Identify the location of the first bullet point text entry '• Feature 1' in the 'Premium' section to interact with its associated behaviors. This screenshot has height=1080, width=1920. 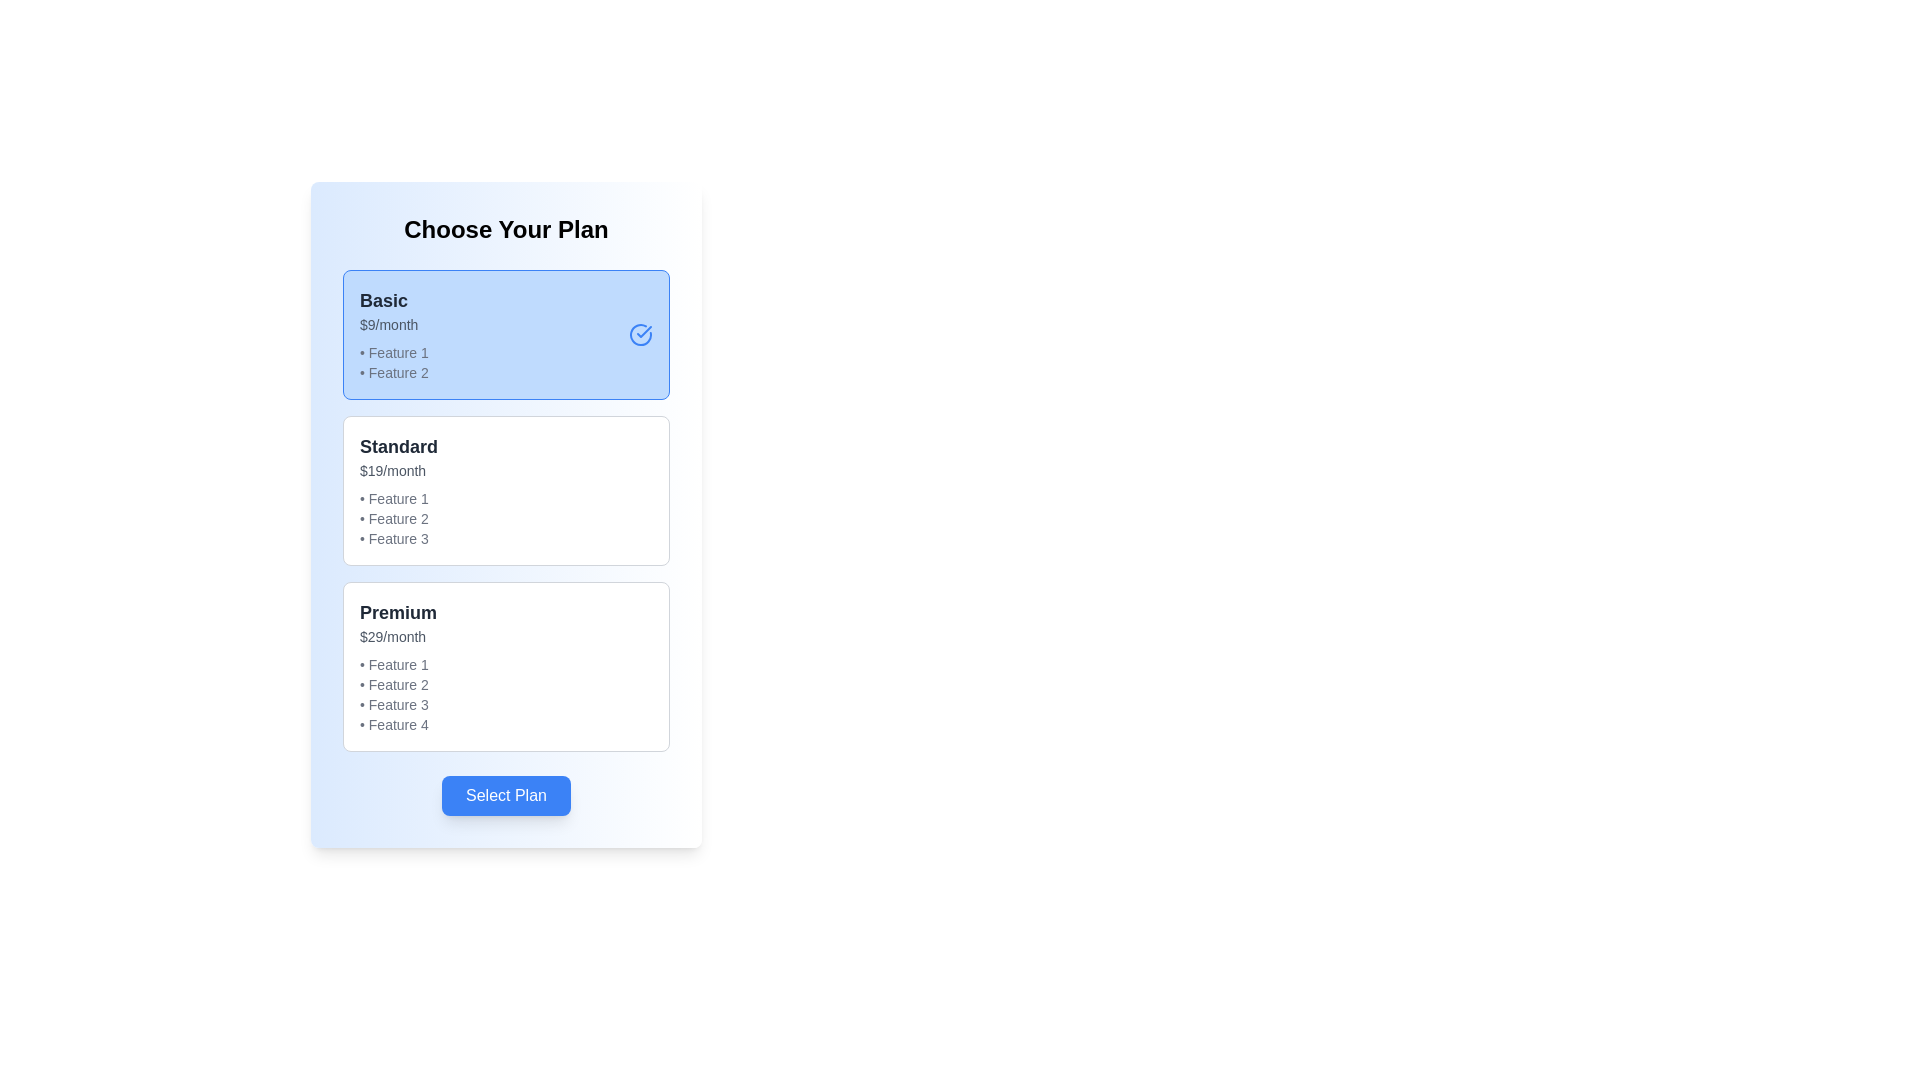
(398, 664).